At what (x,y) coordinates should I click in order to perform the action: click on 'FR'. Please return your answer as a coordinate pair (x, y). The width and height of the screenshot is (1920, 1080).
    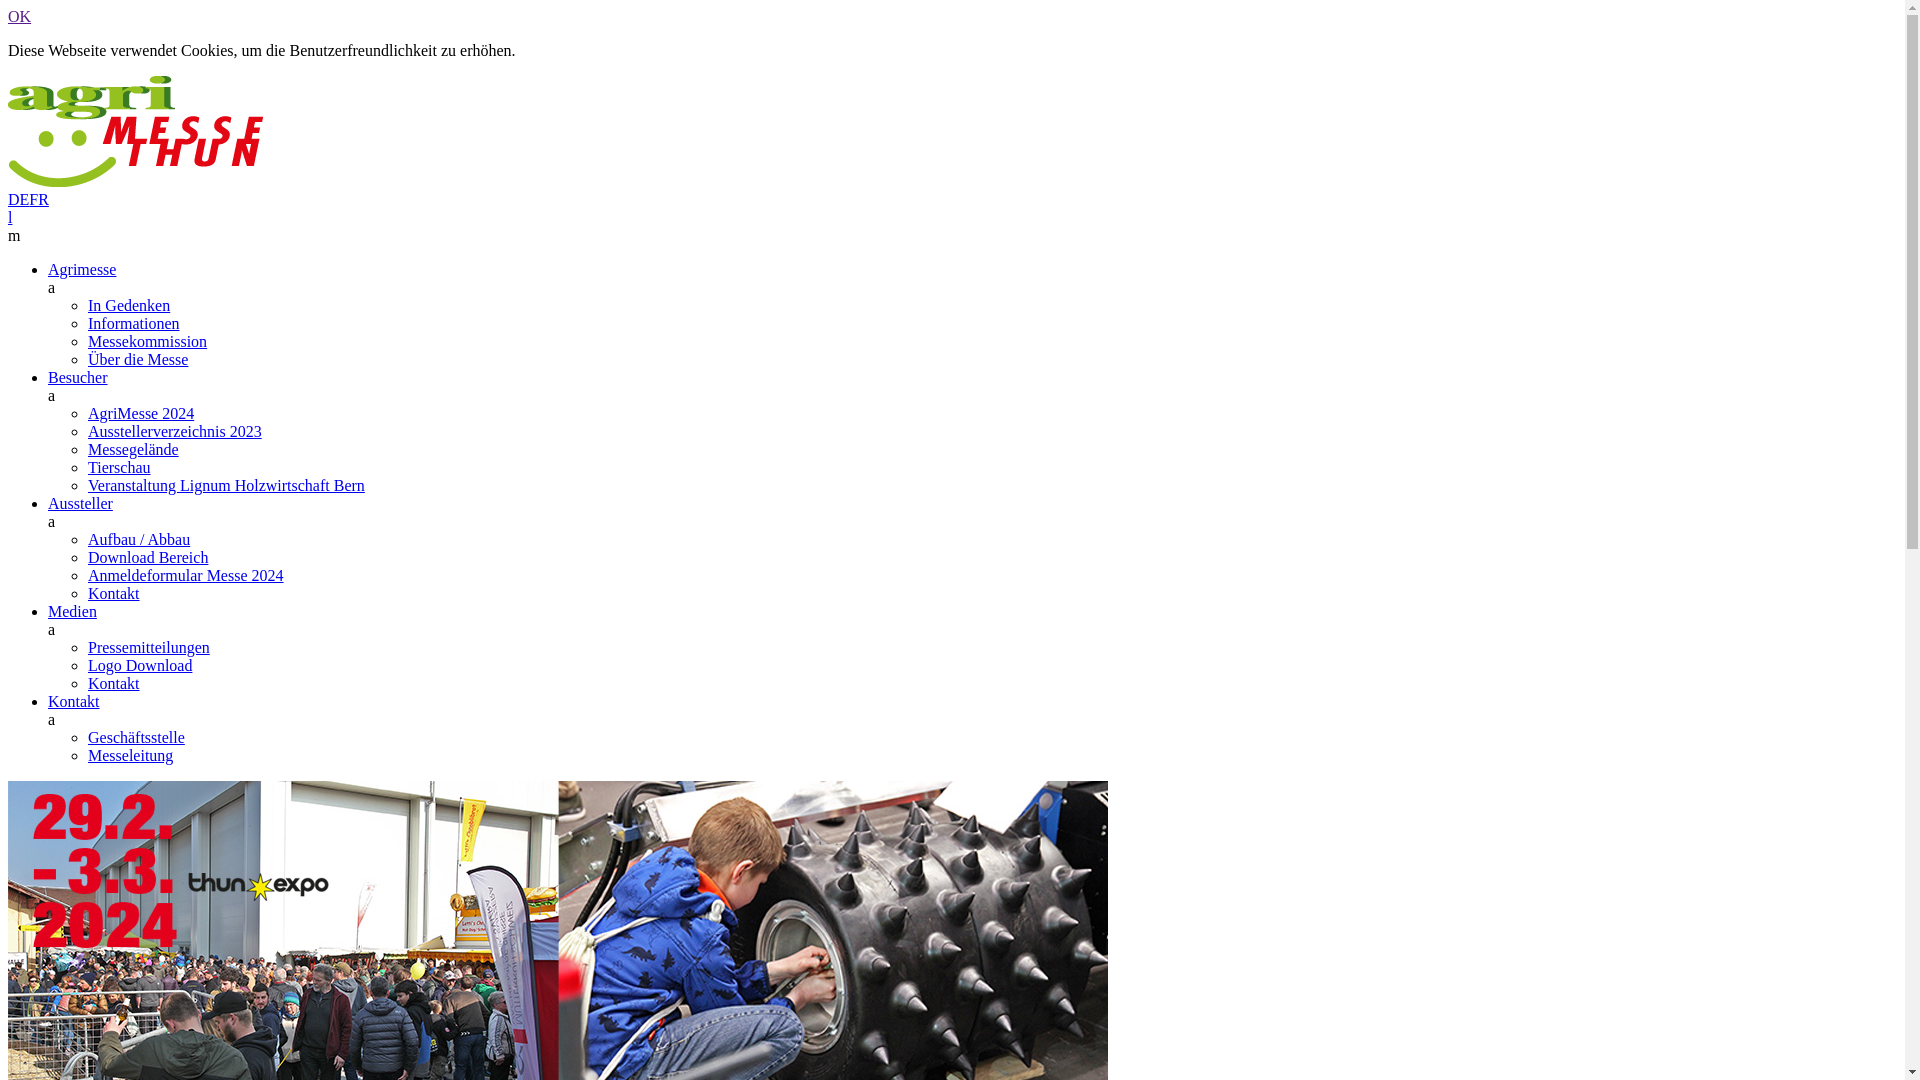
    Looking at the image, I should click on (38, 199).